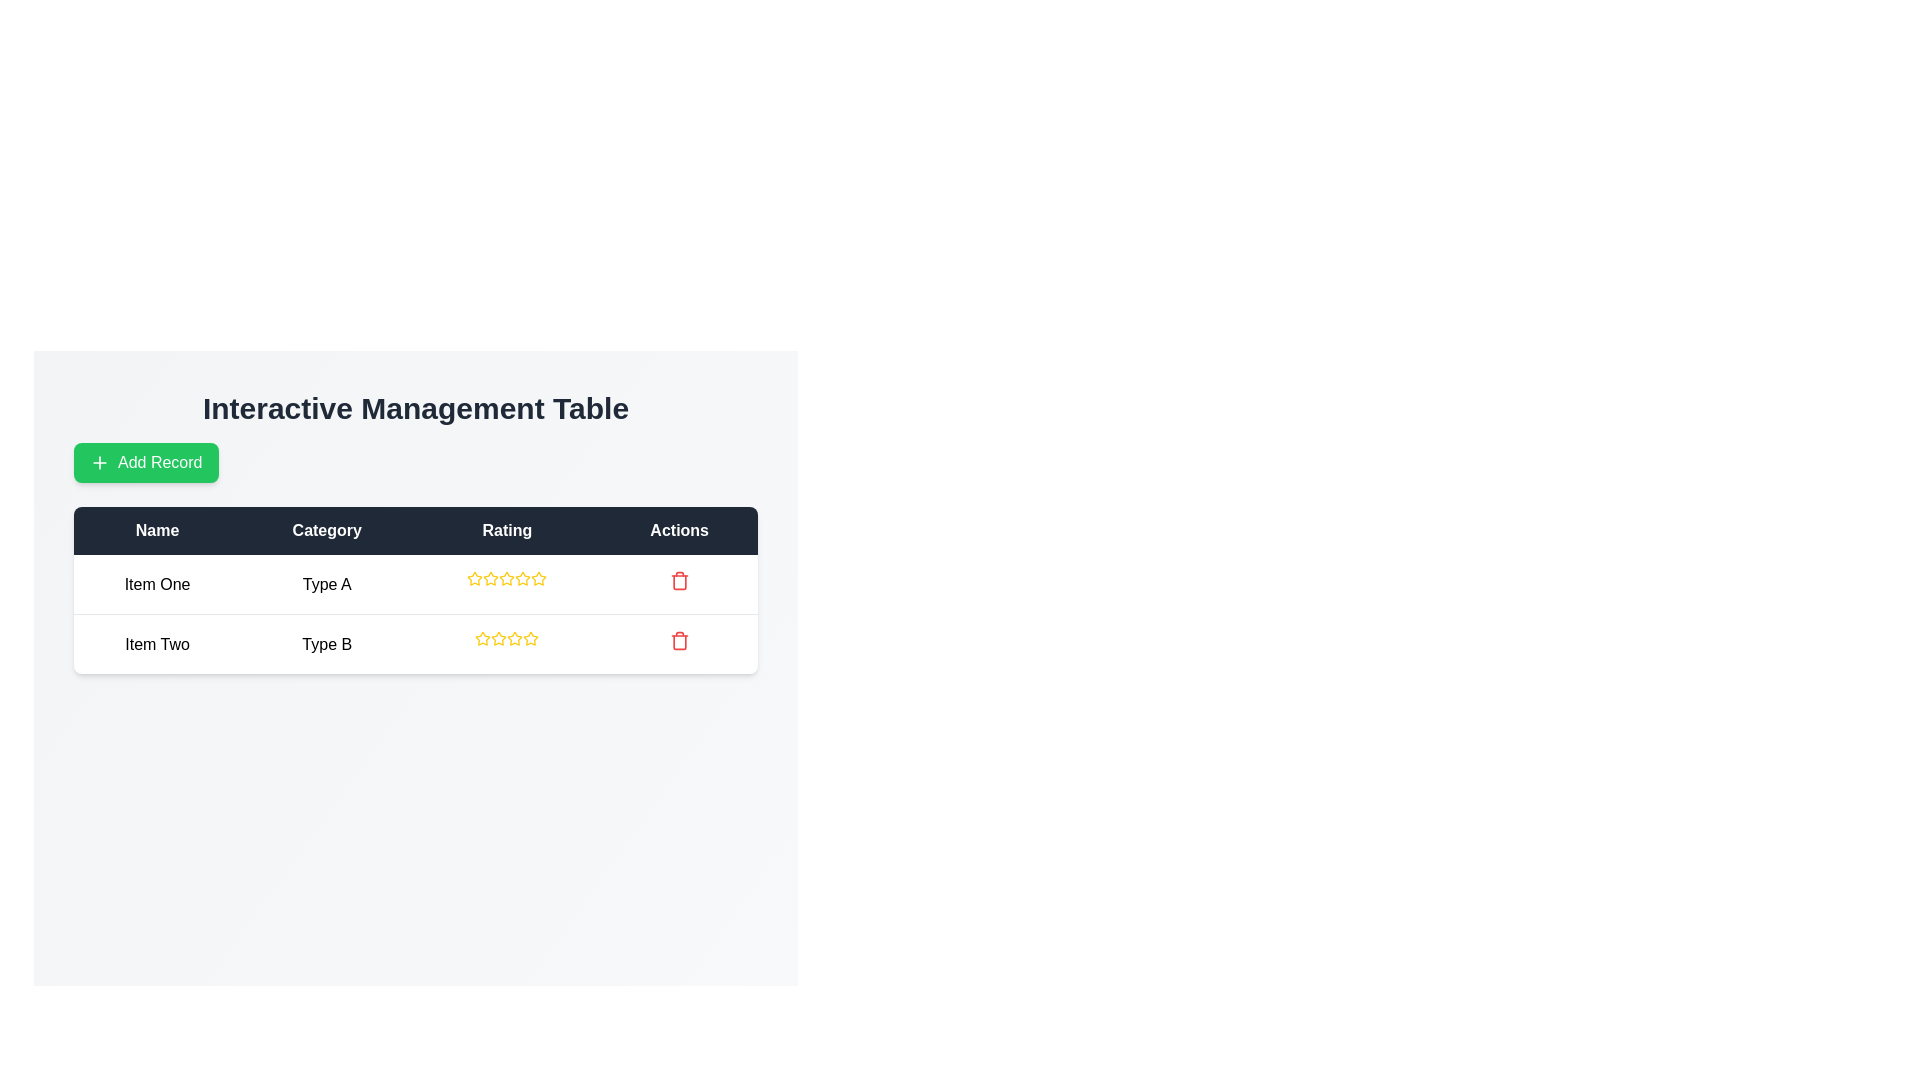  I want to click on the fourth column header in the table, positioned at the far right of the header row, so click(679, 530).